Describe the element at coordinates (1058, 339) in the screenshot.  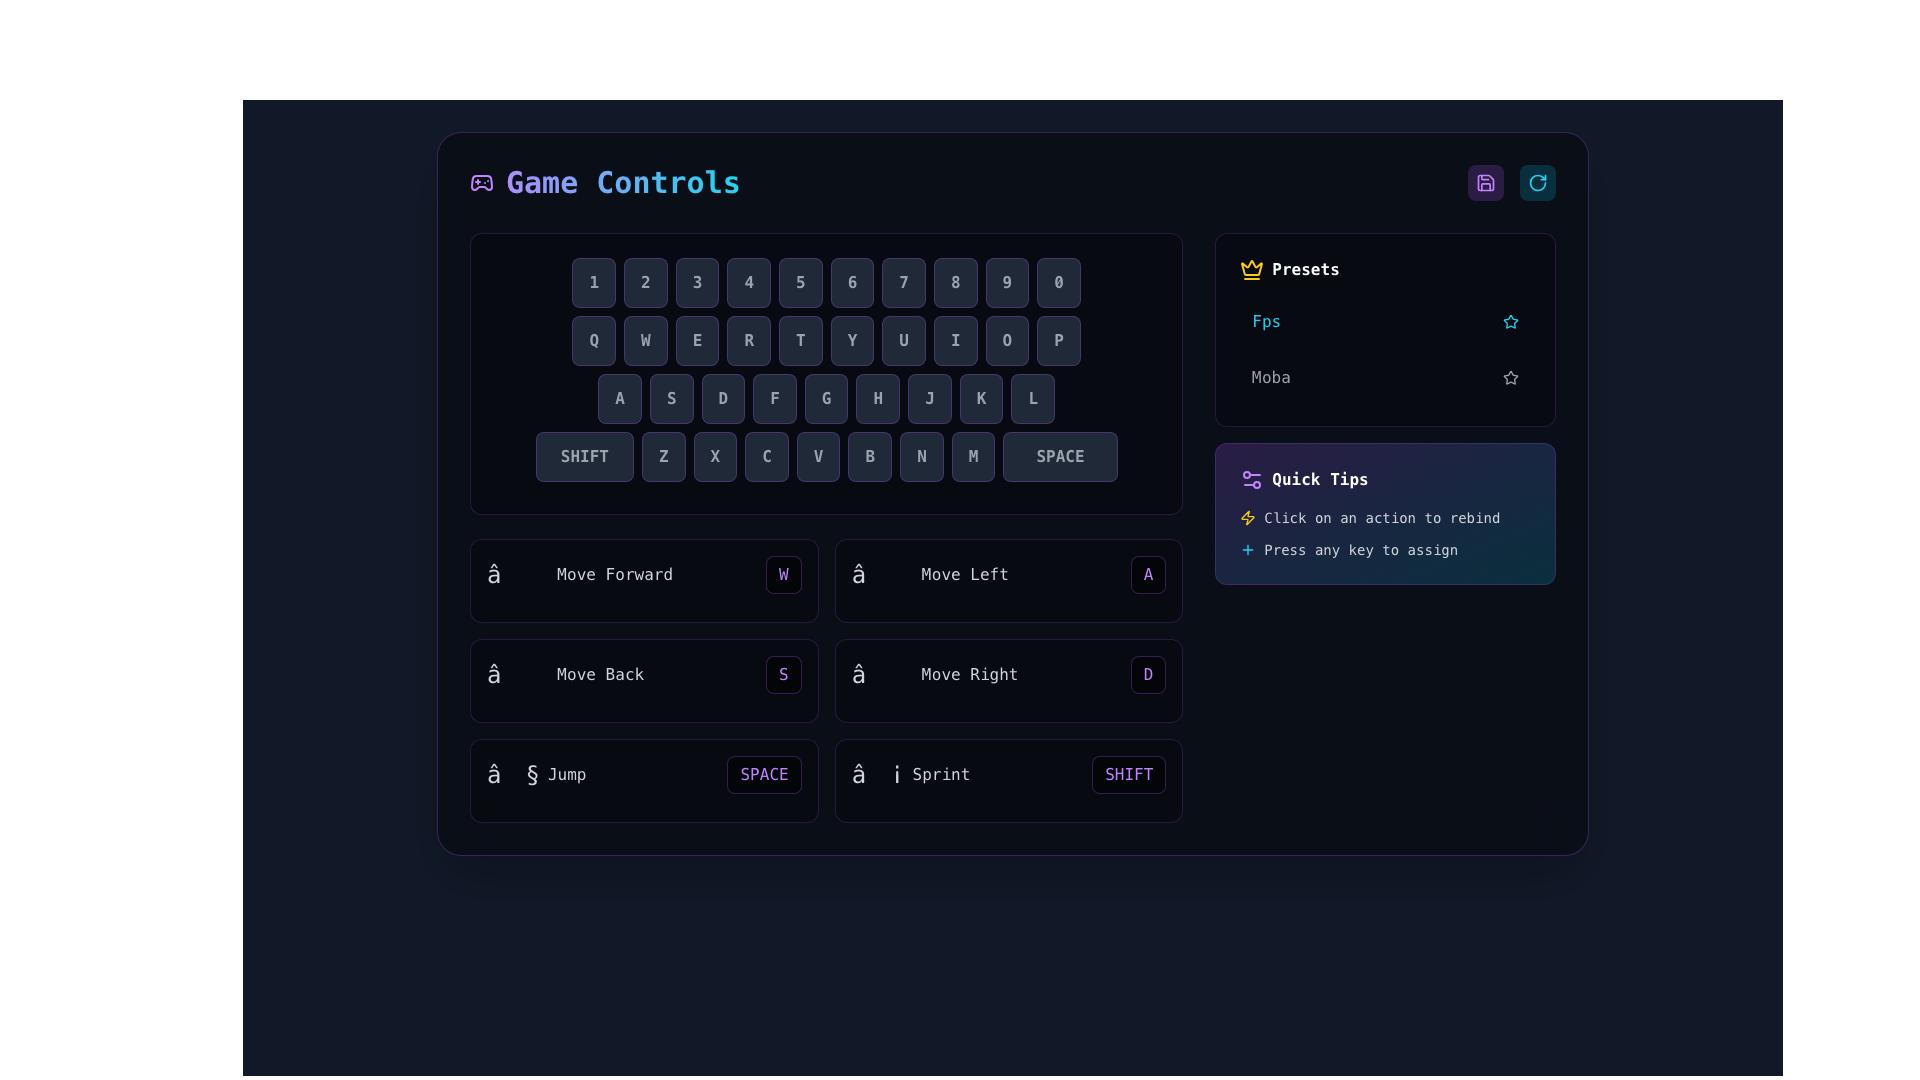
I see `the 'P' key button on the digital keyboard layout, which is located at the last position of the topmost row, to simulate a key press` at that location.